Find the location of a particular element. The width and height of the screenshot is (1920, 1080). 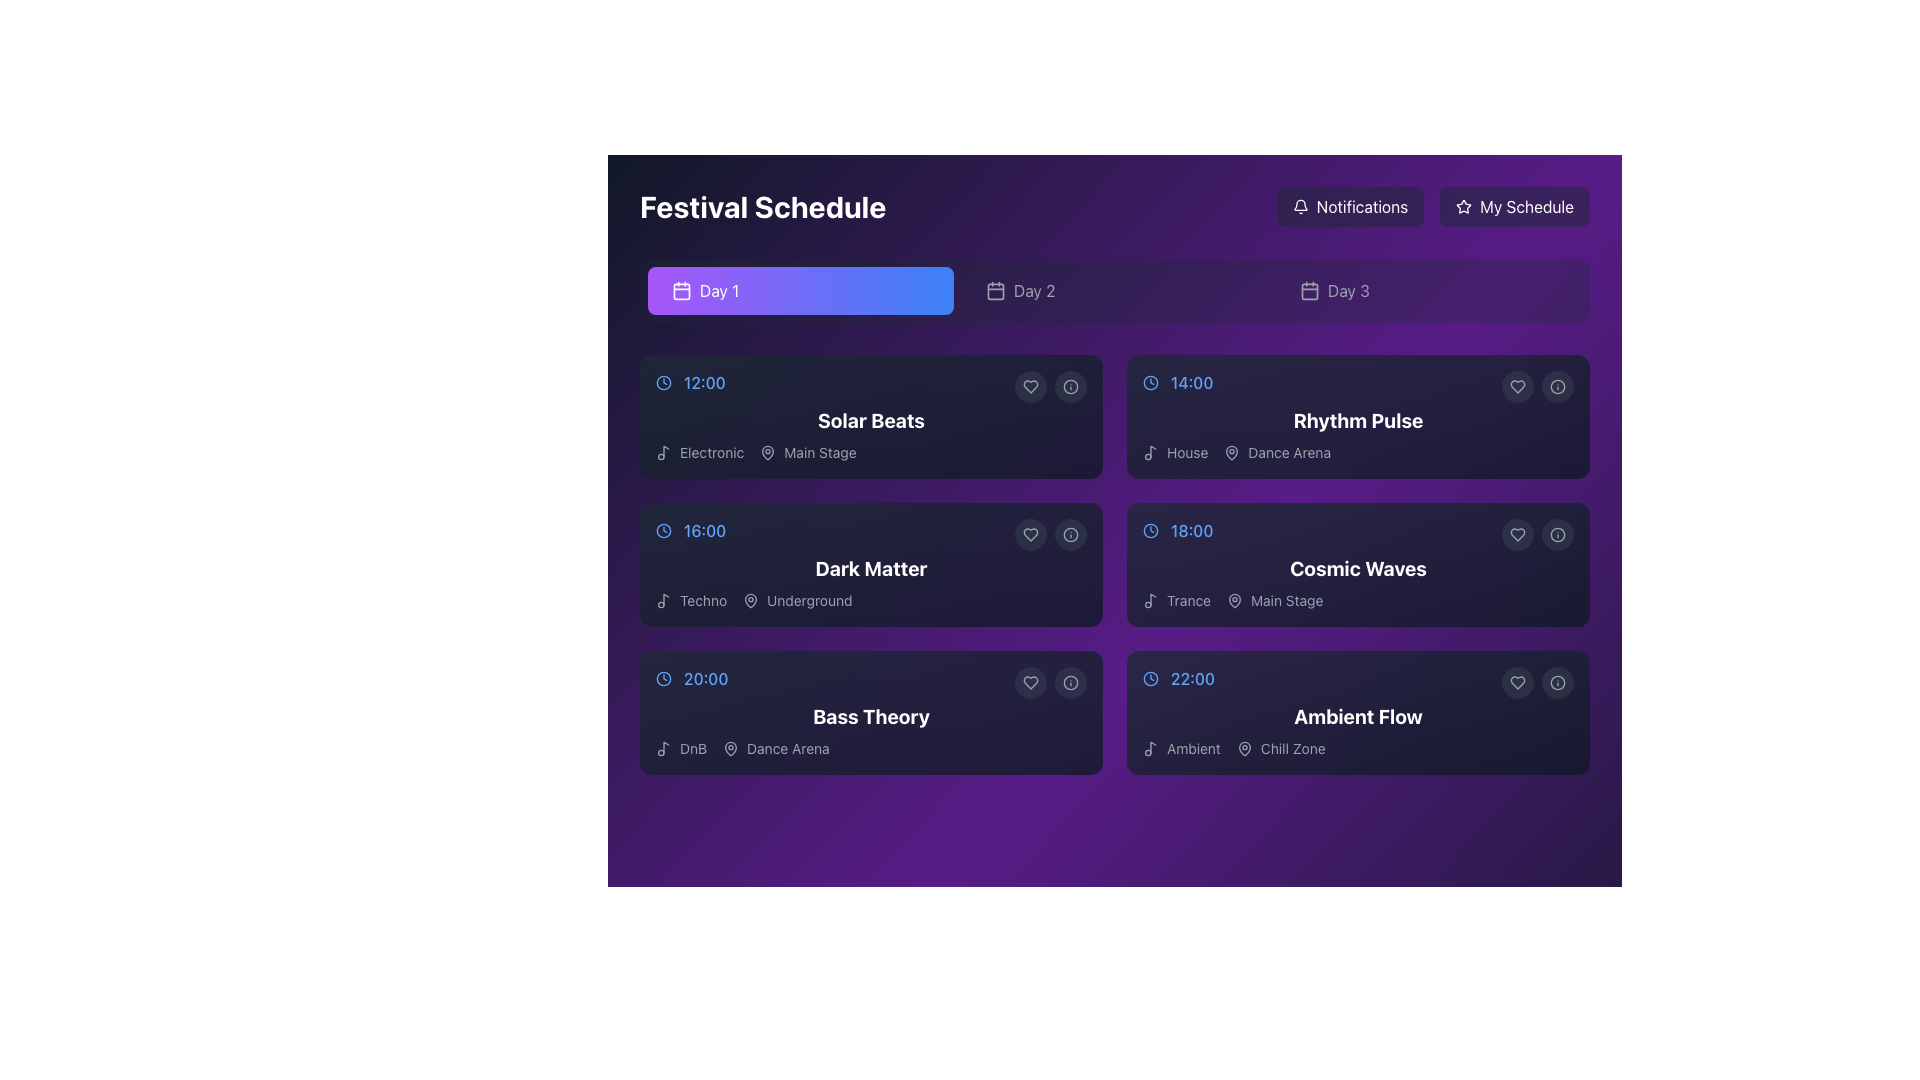

the text label displaying the word 'House' in white font, located next to a music note icon in the 'Dance Arena' section is located at coordinates (1187, 452).